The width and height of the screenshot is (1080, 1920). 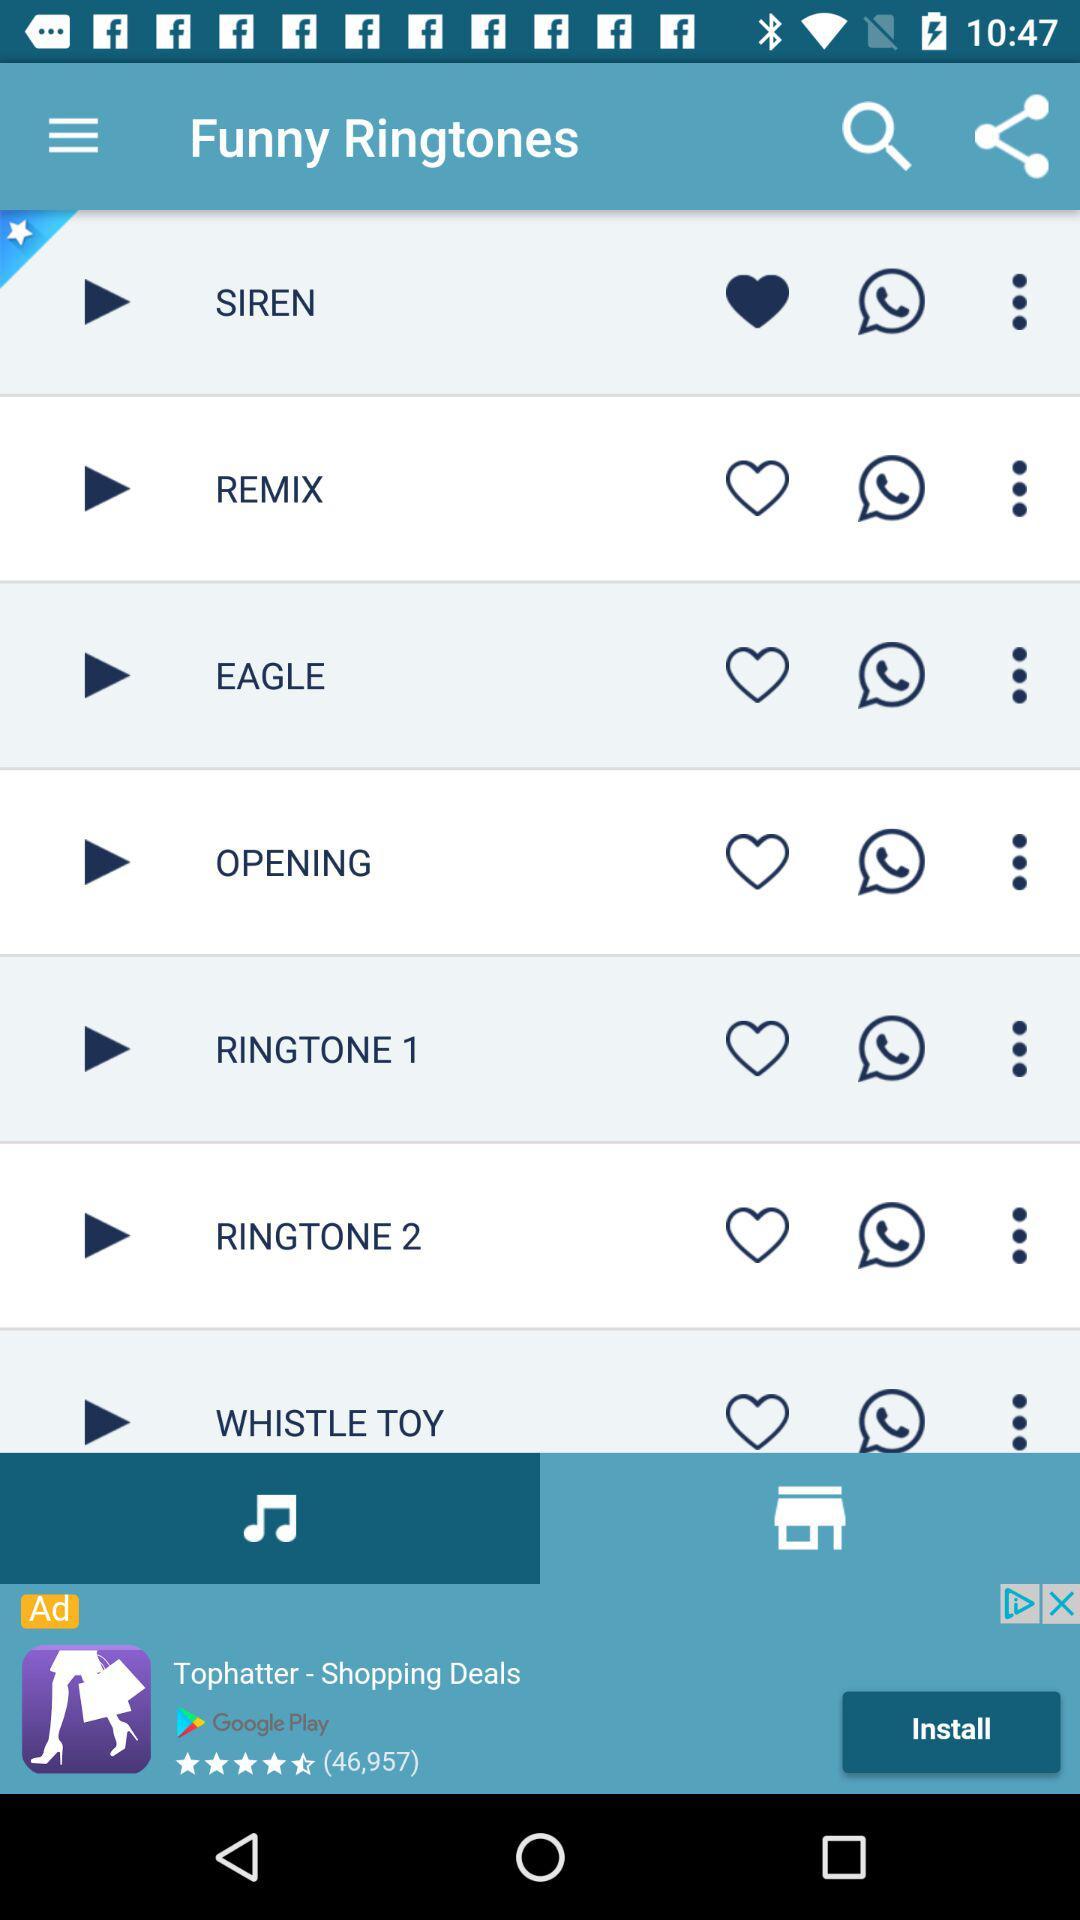 I want to click on song, so click(x=107, y=1390).